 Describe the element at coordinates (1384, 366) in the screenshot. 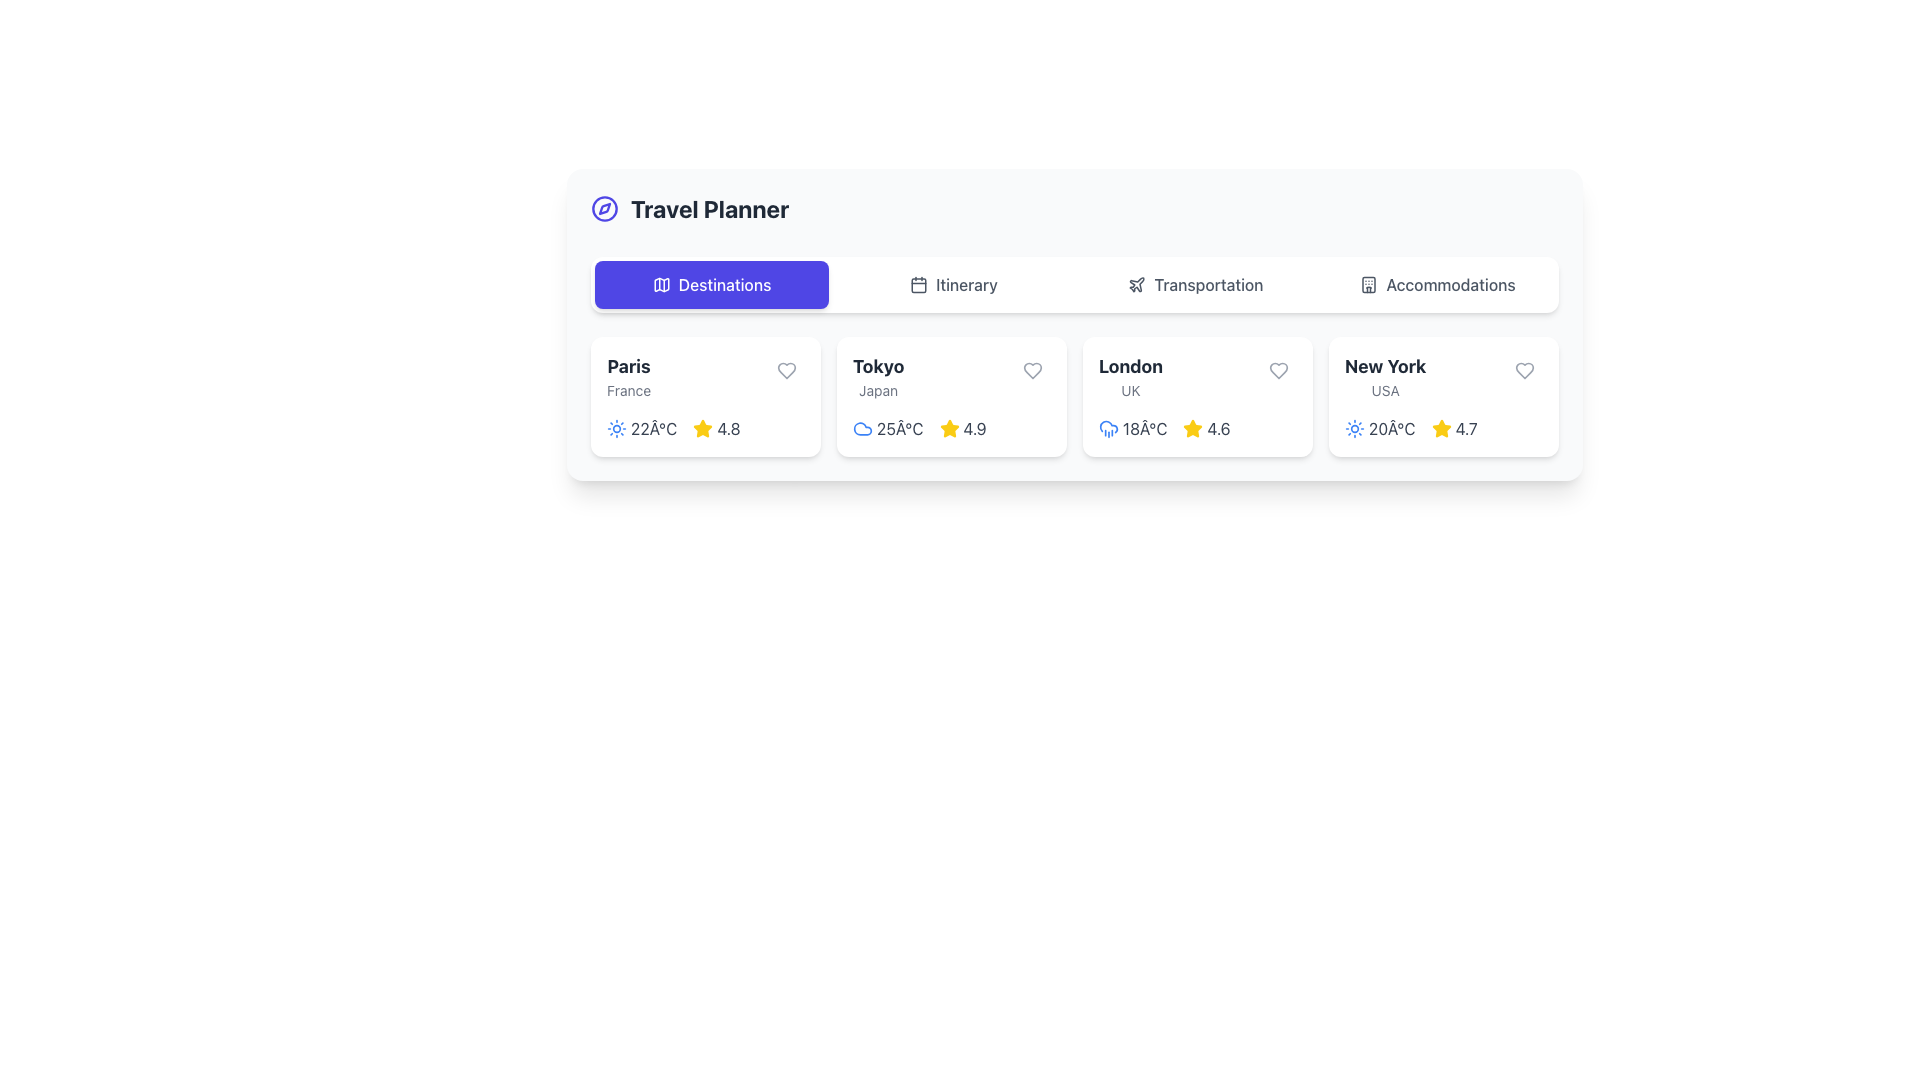

I see `text from the main identifier label of the card that displays the travel destination, which is 'New York', located at the top-left side of the card` at that location.